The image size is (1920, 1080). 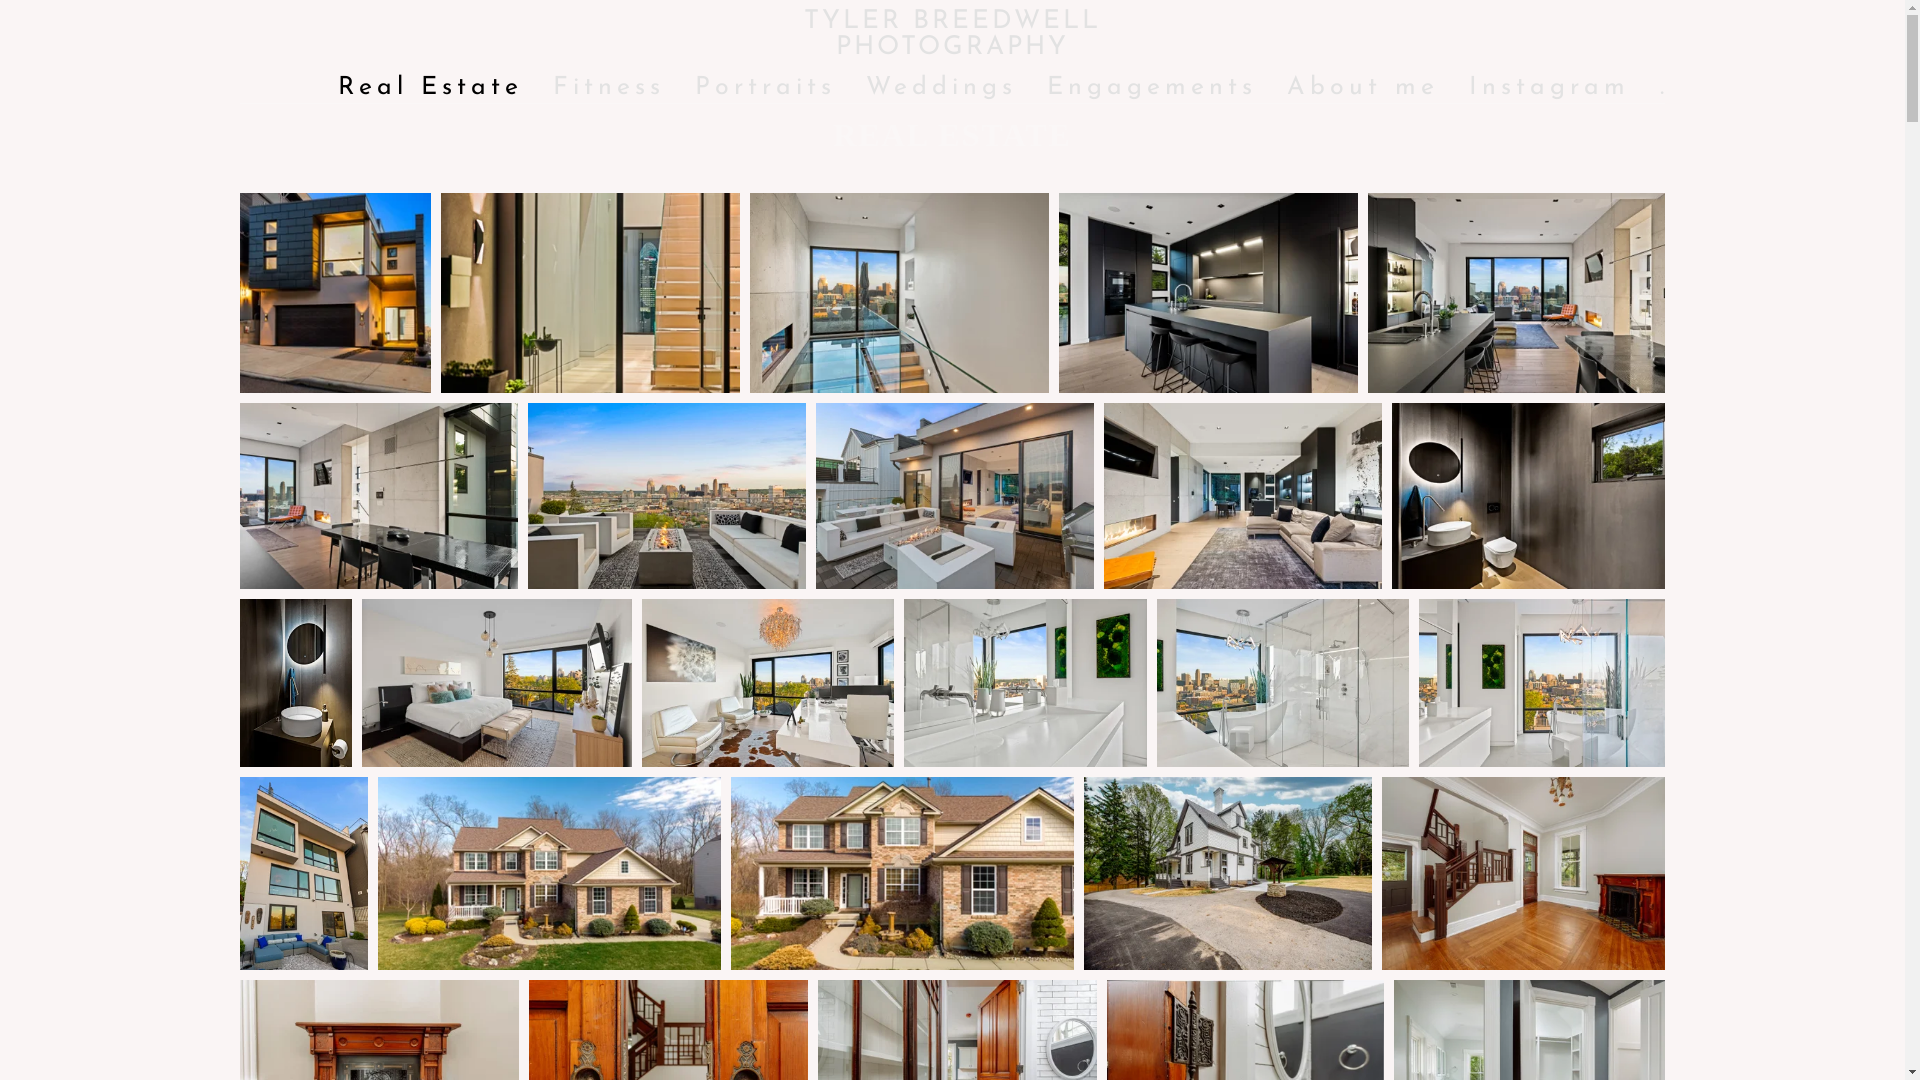 I want to click on 'Fitness', so click(x=608, y=86).